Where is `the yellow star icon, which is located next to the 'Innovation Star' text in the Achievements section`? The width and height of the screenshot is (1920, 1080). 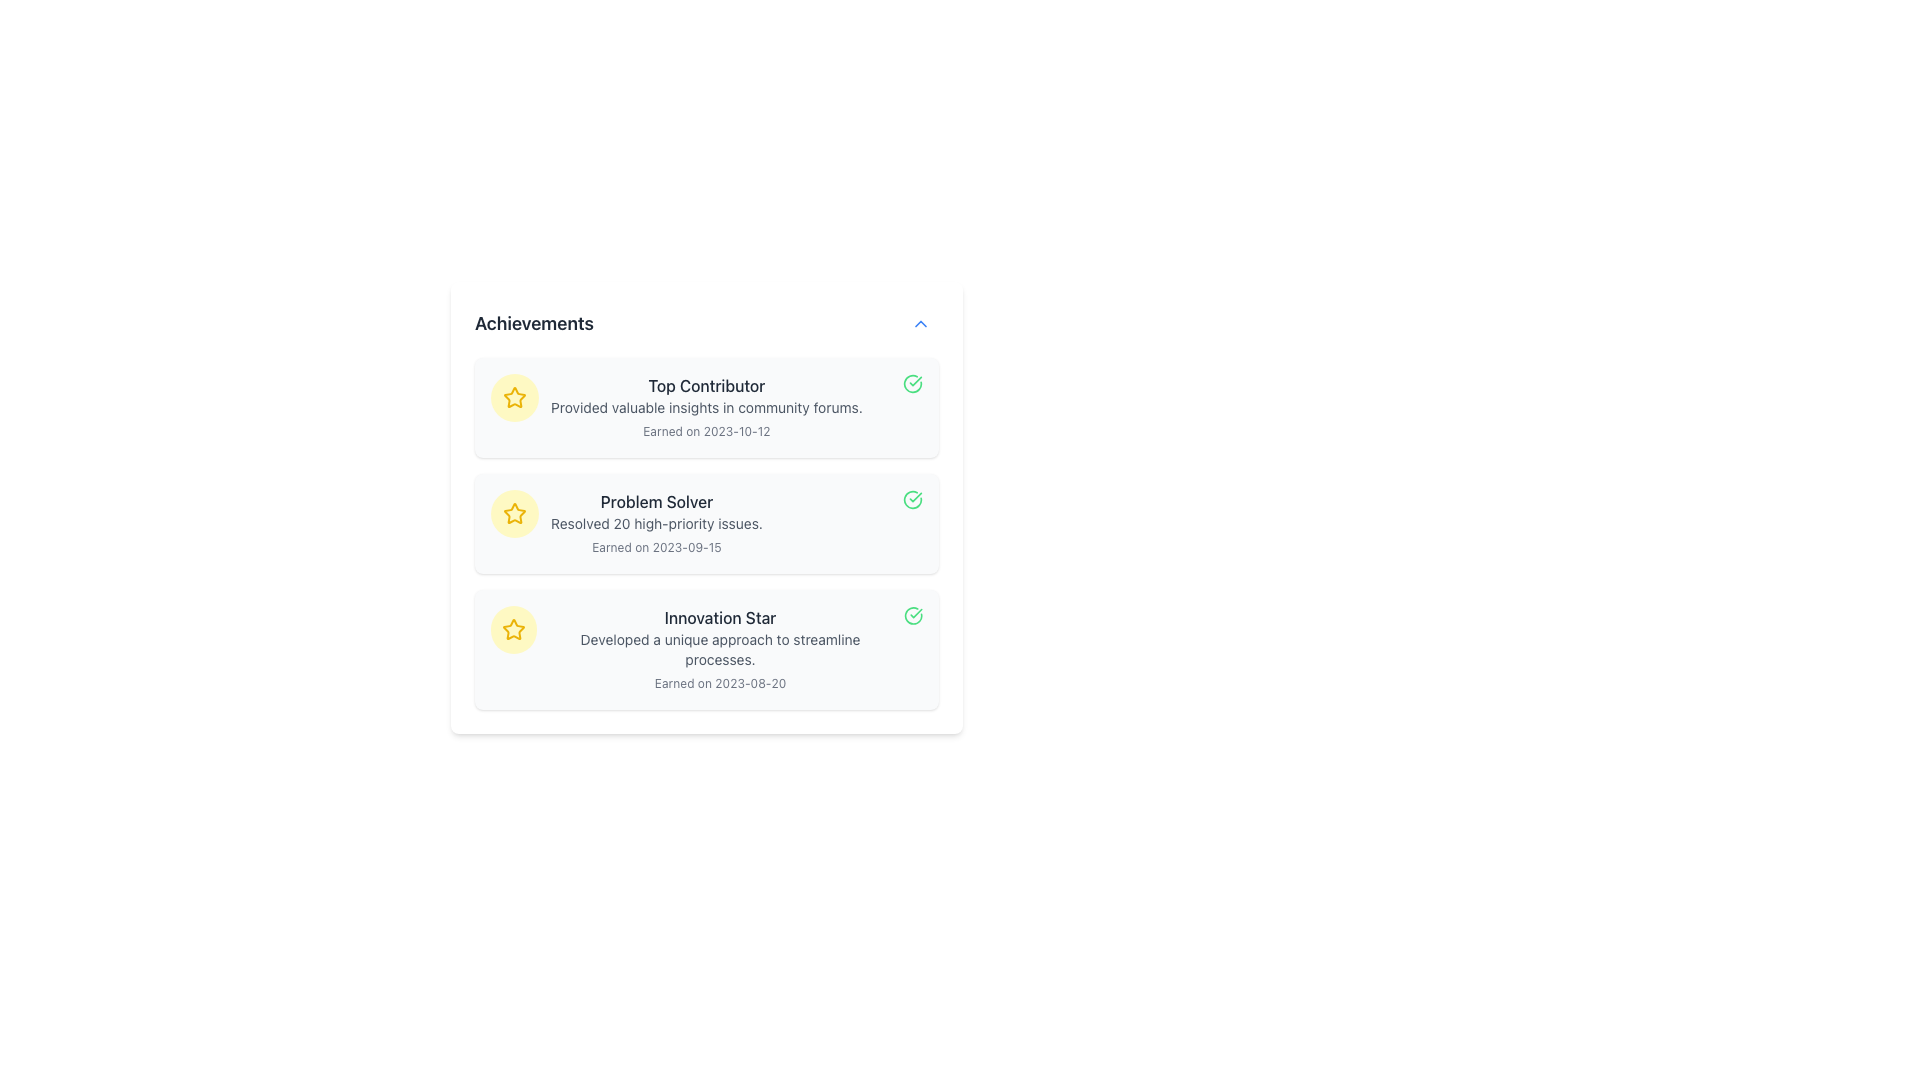 the yellow star icon, which is located next to the 'Innovation Star' text in the Achievements section is located at coordinates (514, 512).